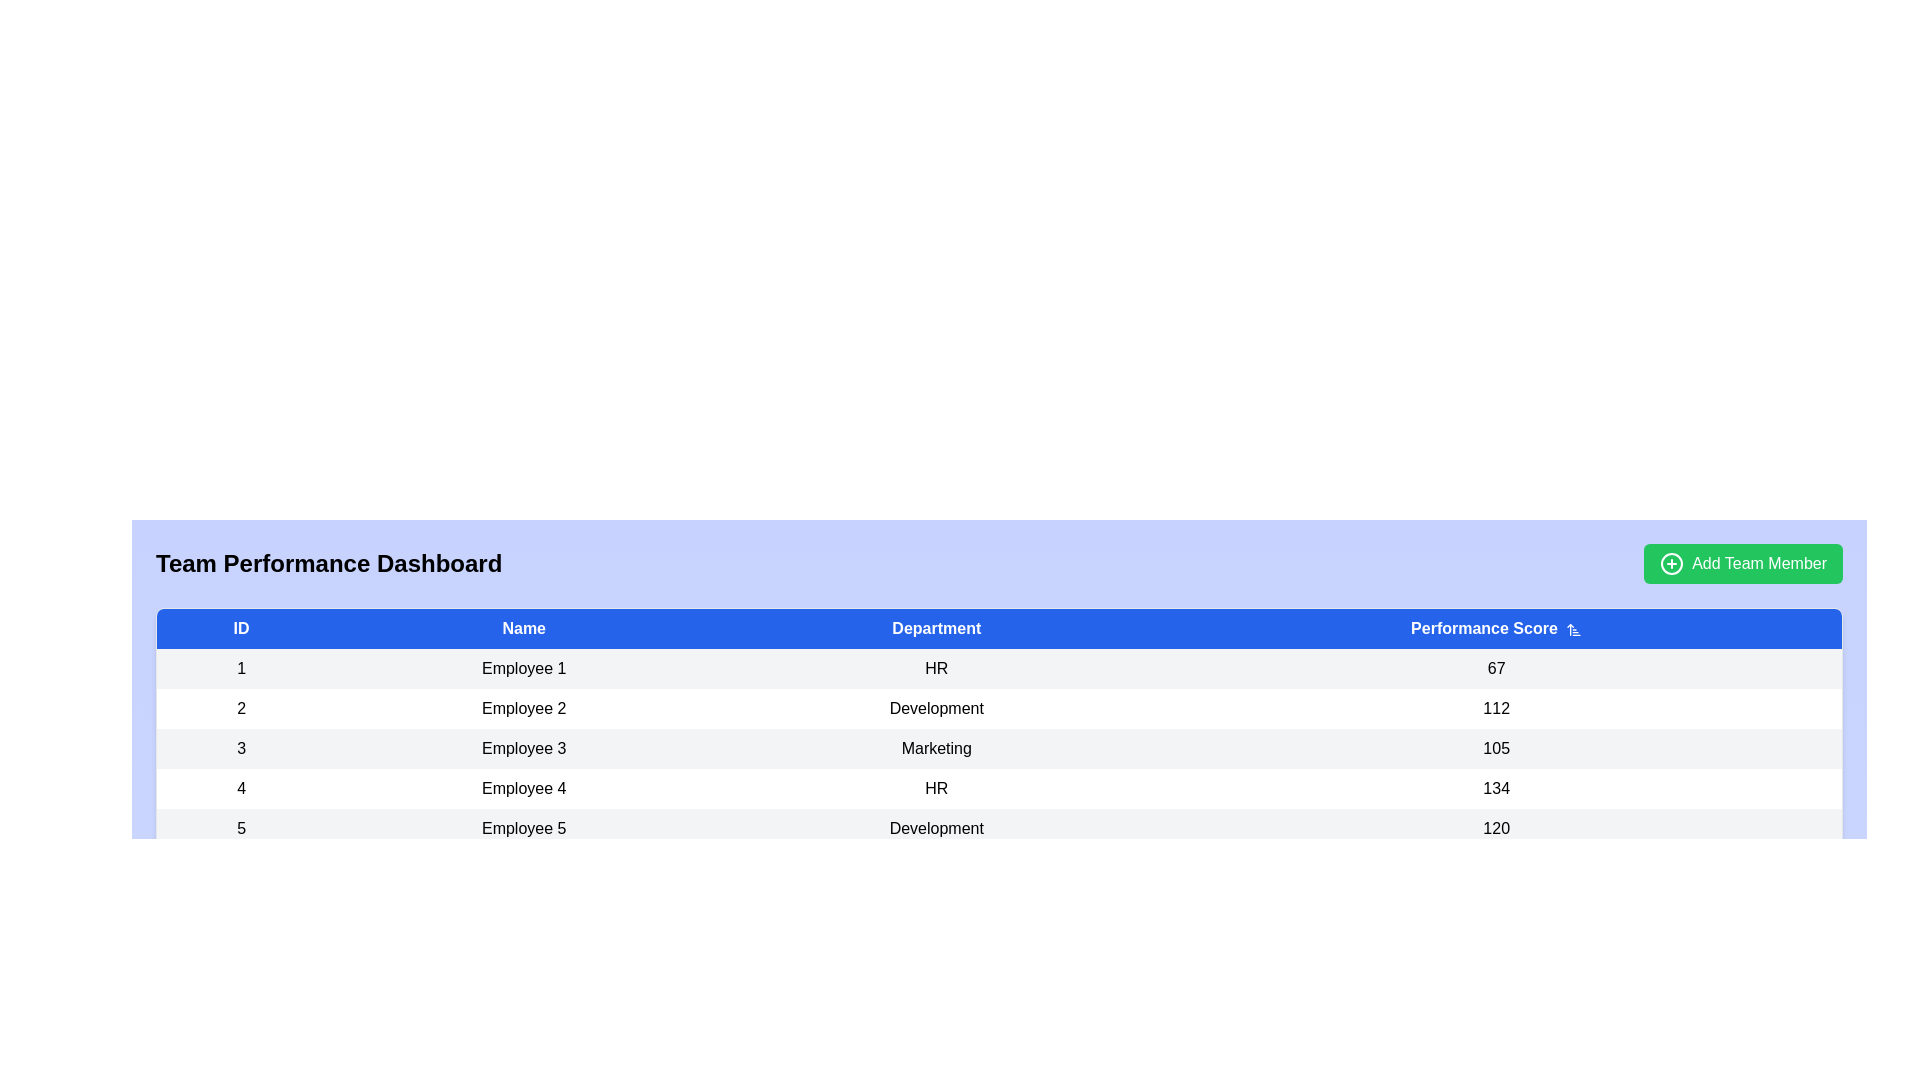 Image resolution: width=1920 pixels, height=1080 pixels. I want to click on the 'Performance Score' column header to sort the table by performance scores, so click(1496, 627).